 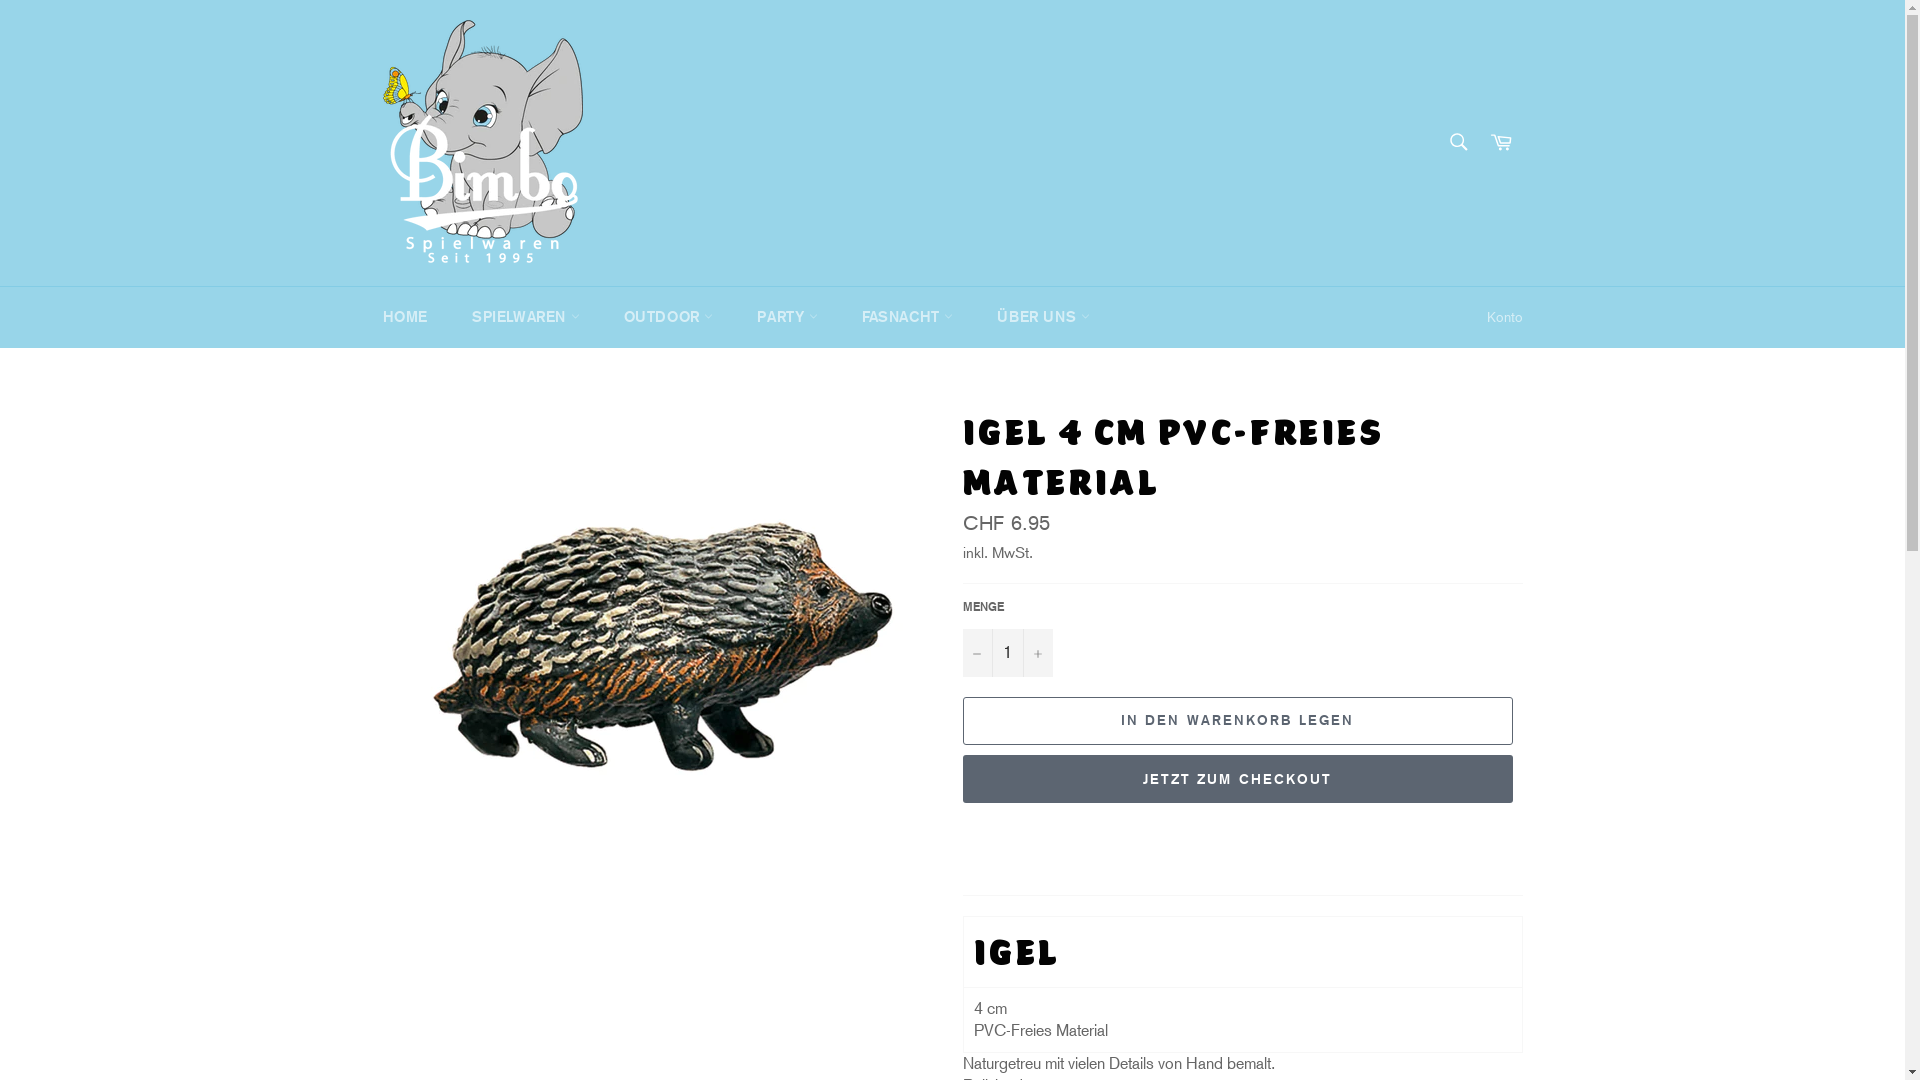 I want to click on 'OUTDOOR', so click(x=668, y=316).